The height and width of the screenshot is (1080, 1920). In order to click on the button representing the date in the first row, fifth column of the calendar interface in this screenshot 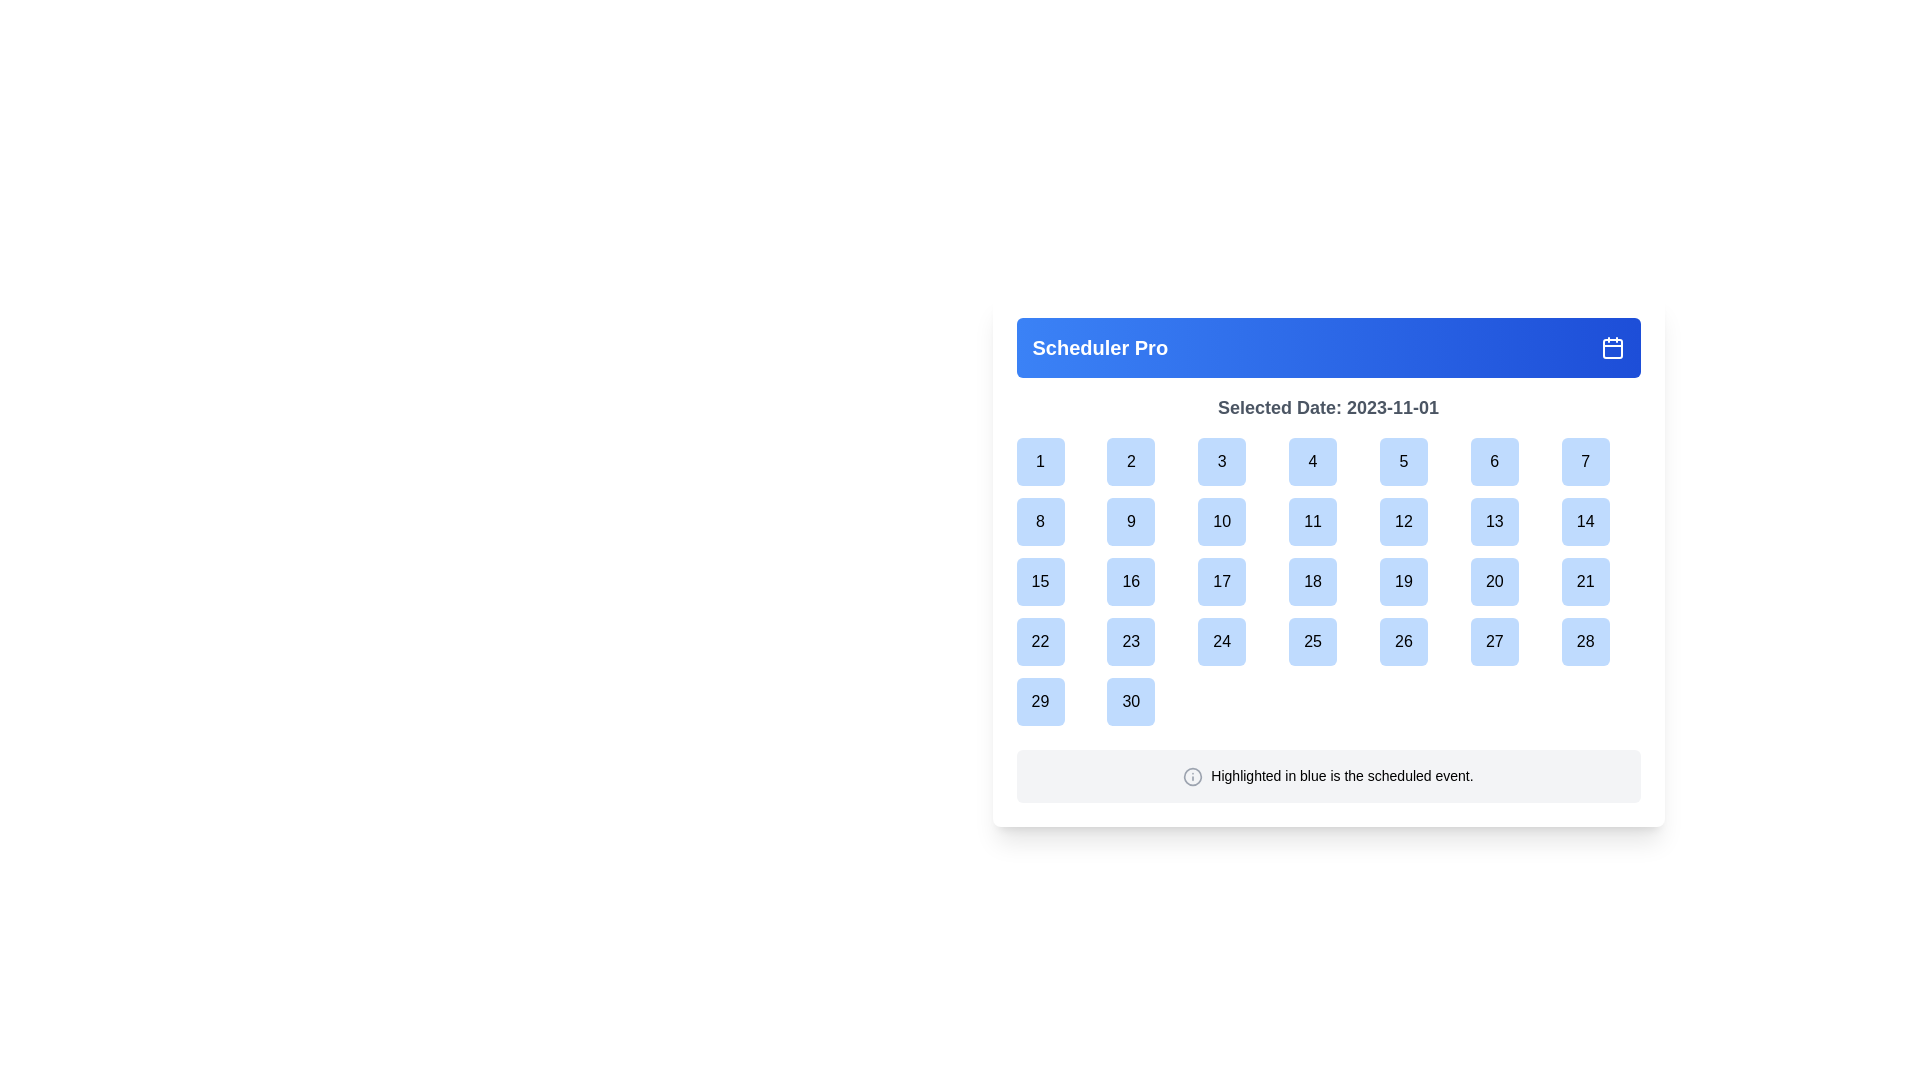, I will do `click(1402, 462)`.